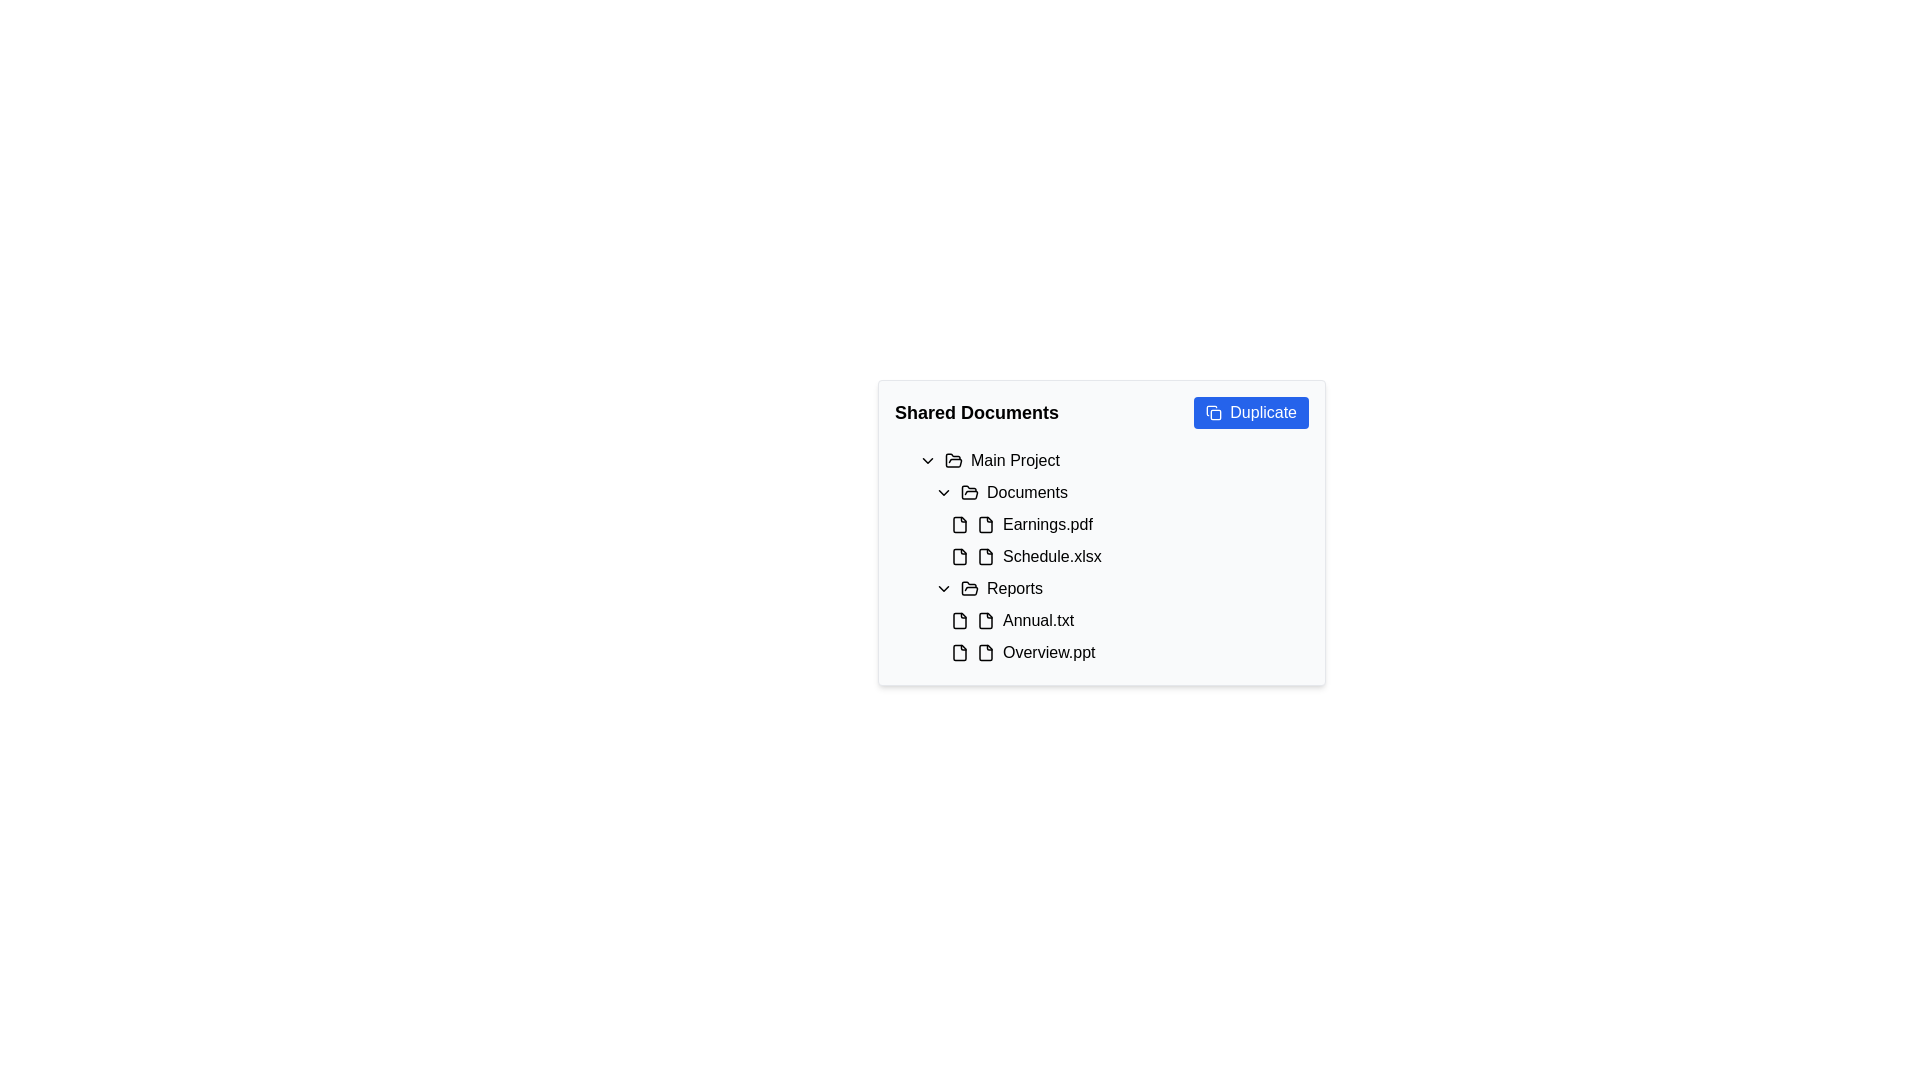  What do you see at coordinates (960, 652) in the screenshot?
I see `the first document icon to the left of 'Overview.ppt' in the bottom section of the 'Reports' list in the 'Shared Documents' interface` at bounding box center [960, 652].